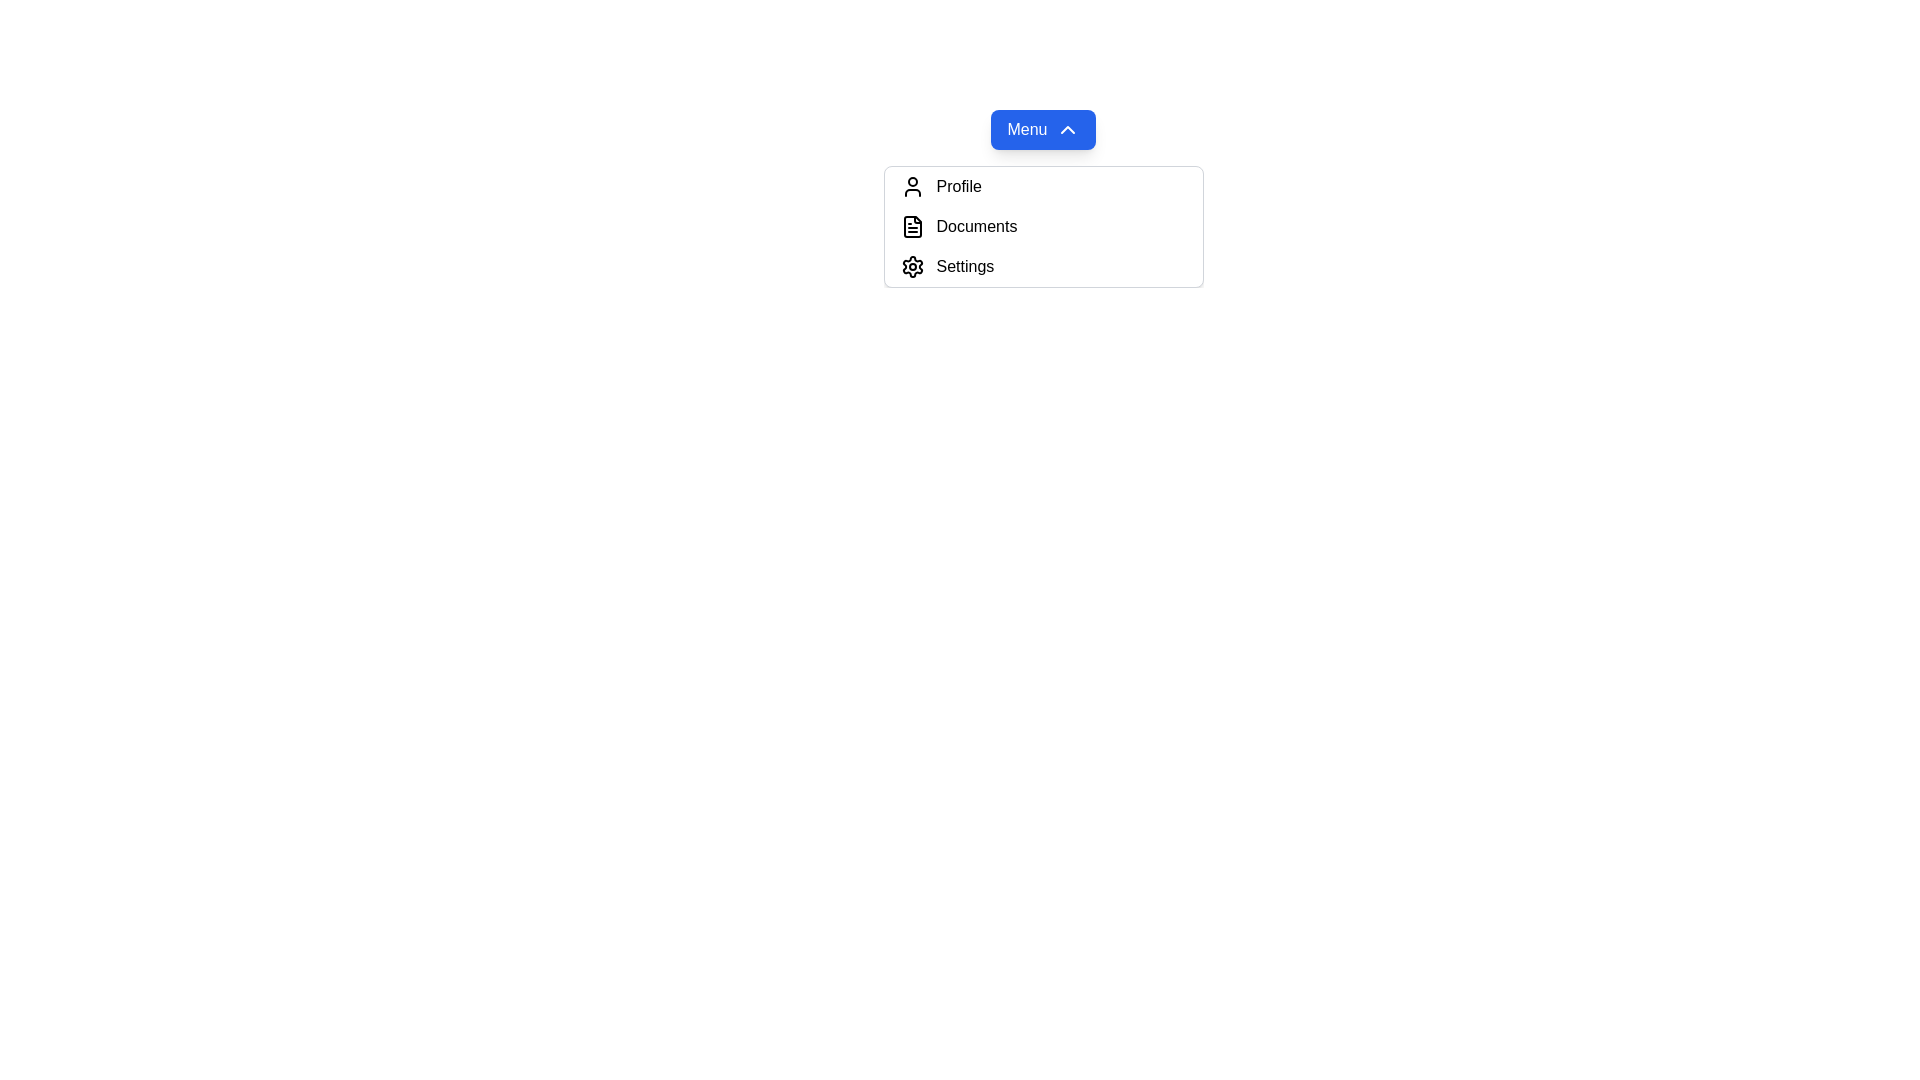 The height and width of the screenshot is (1080, 1920). What do you see at coordinates (911, 186) in the screenshot?
I see `the user icon with a minimalistic line art style, located inside the dropdown menu to the left of the 'Profile' label` at bounding box center [911, 186].